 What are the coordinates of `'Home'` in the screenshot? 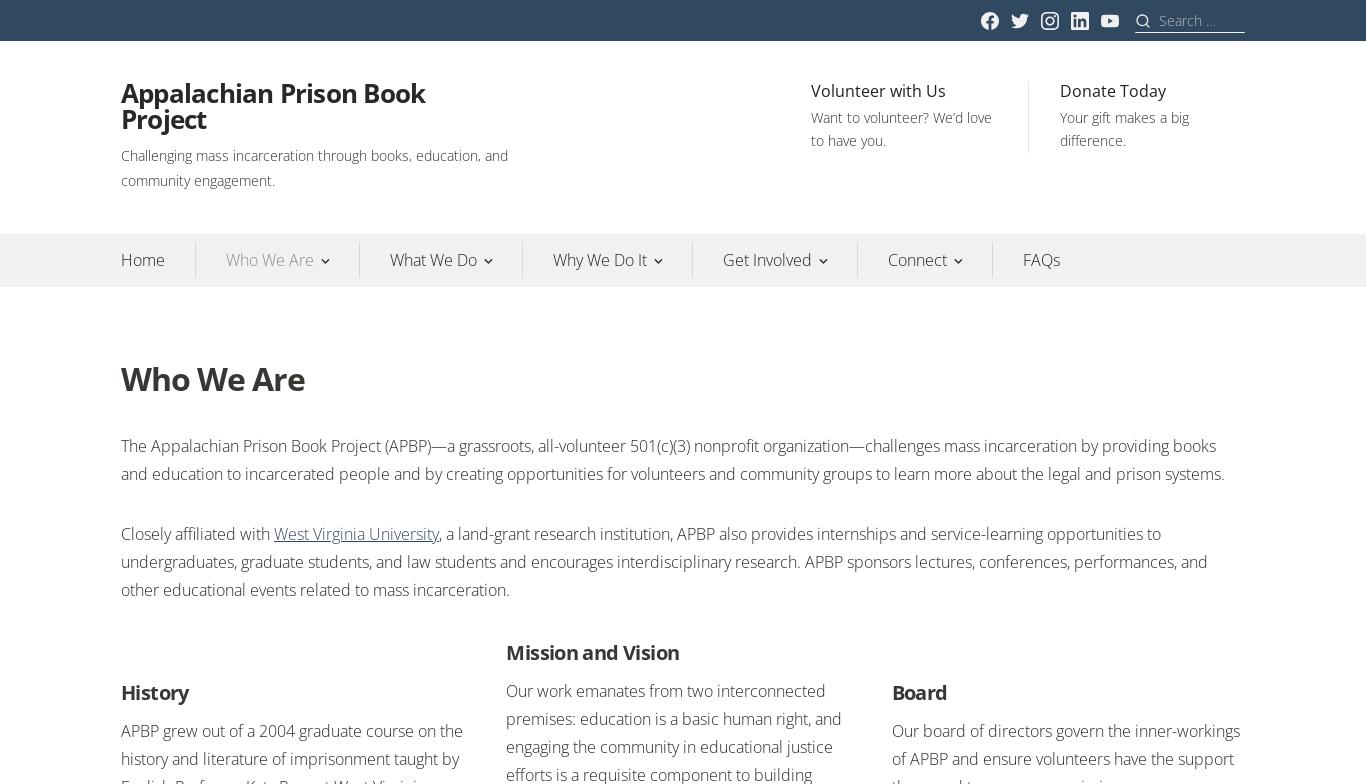 It's located at (142, 259).